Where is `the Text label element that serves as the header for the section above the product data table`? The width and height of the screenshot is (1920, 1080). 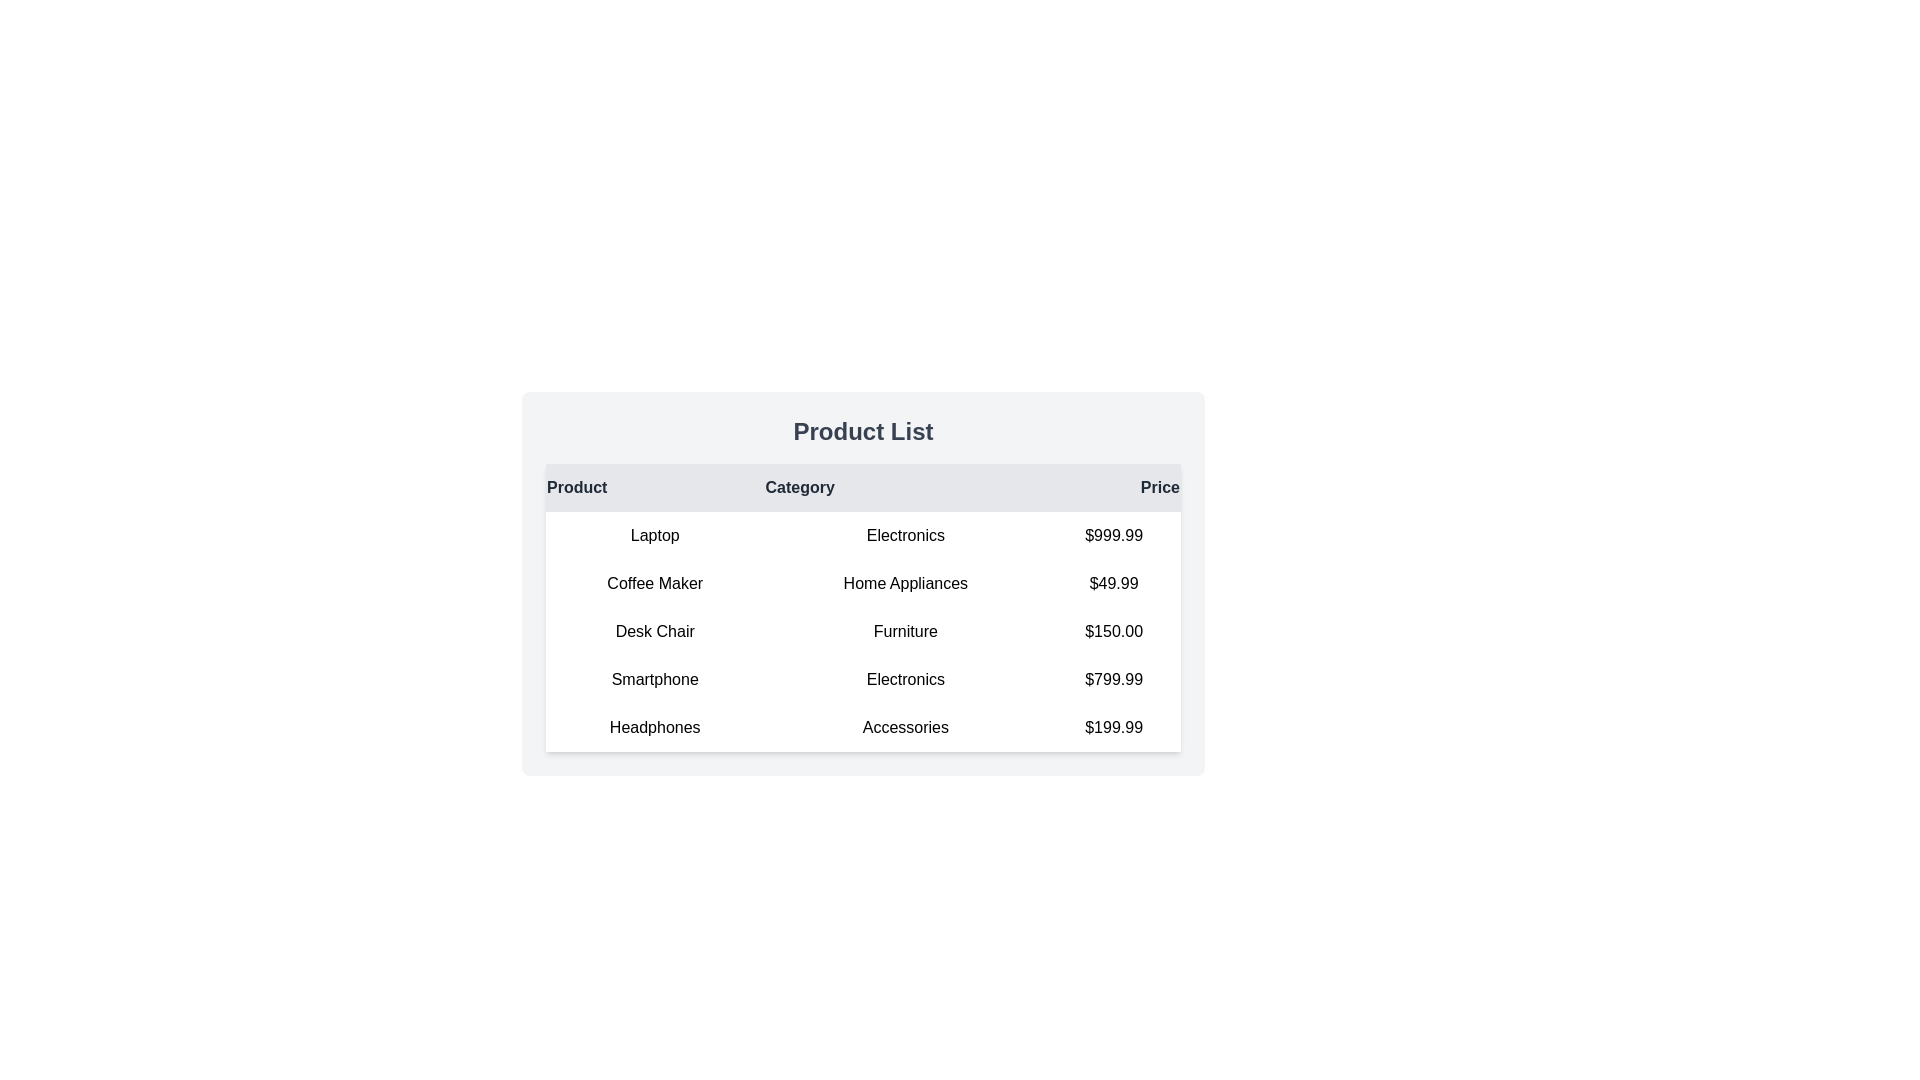
the Text label element that serves as the header for the section above the product data table is located at coordinates (863, 431).